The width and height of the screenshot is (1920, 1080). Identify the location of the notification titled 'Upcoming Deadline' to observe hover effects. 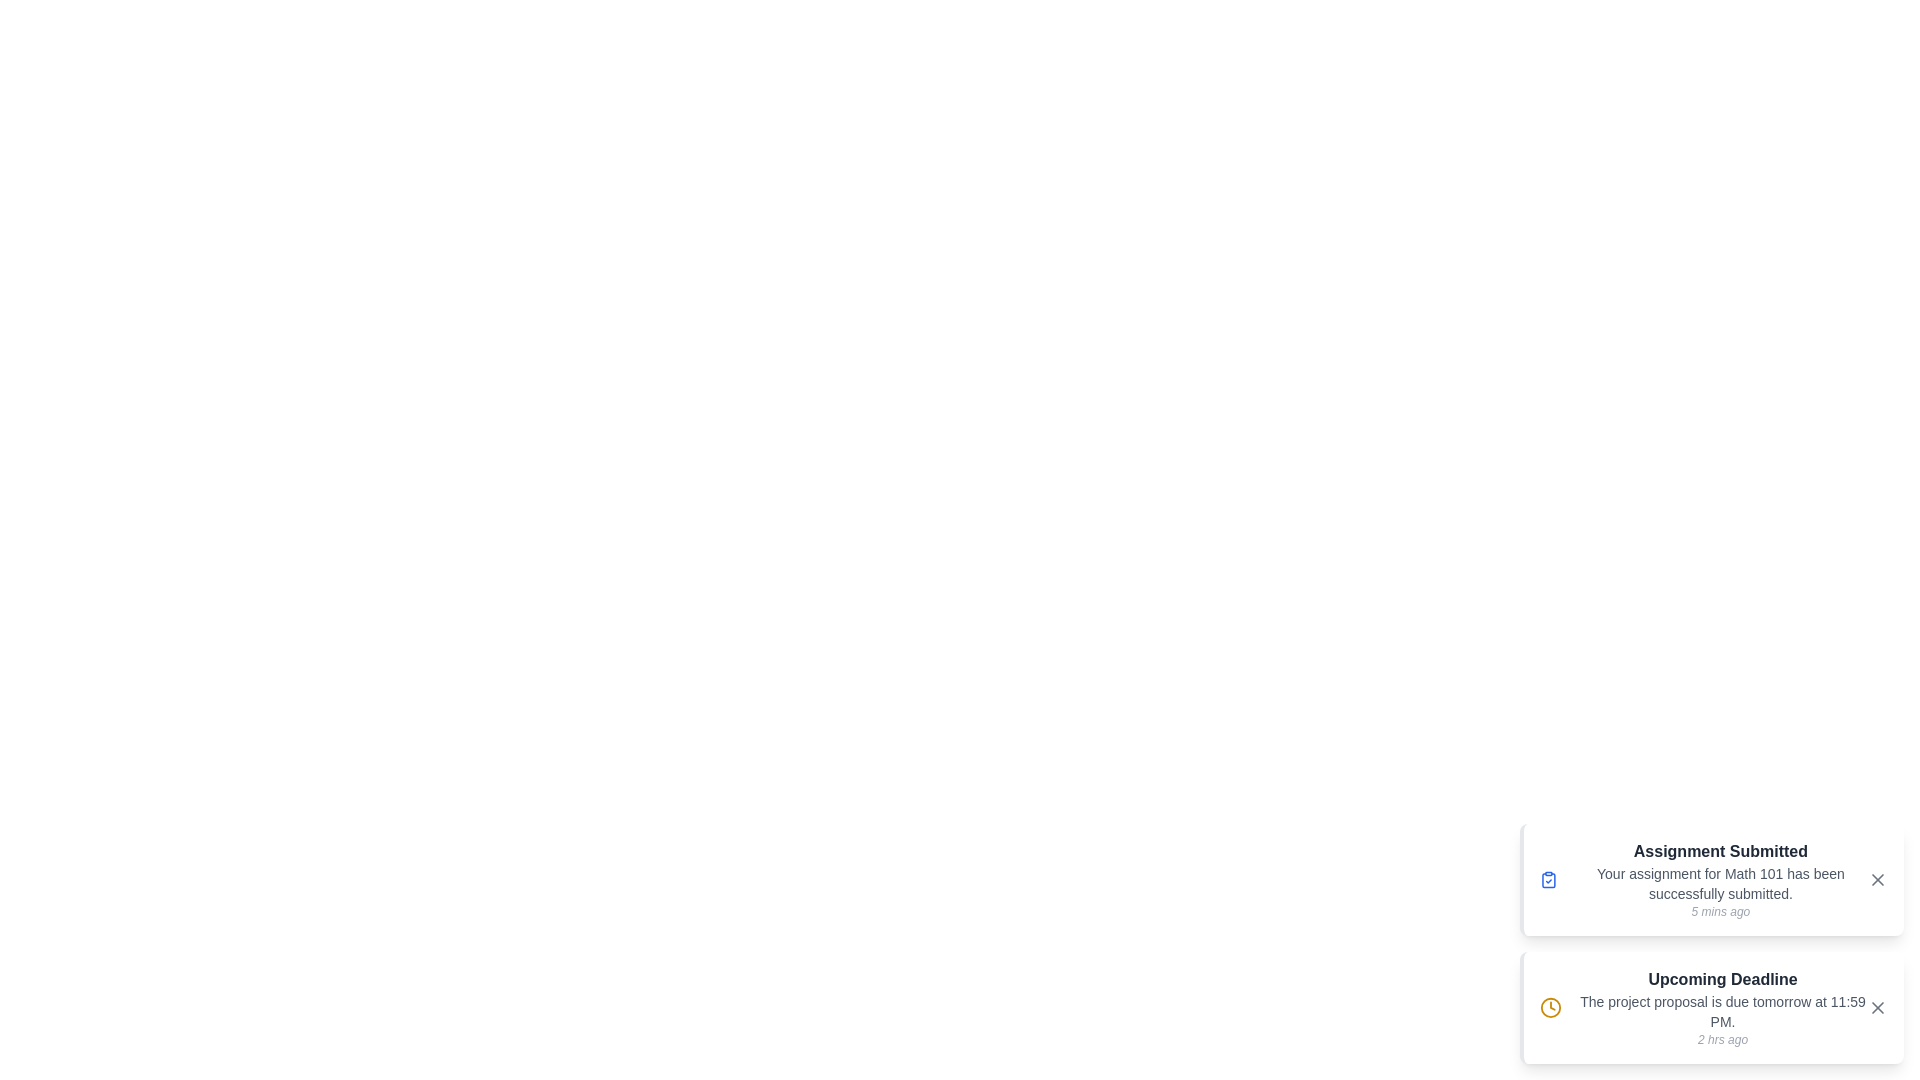
(1711, 1007).